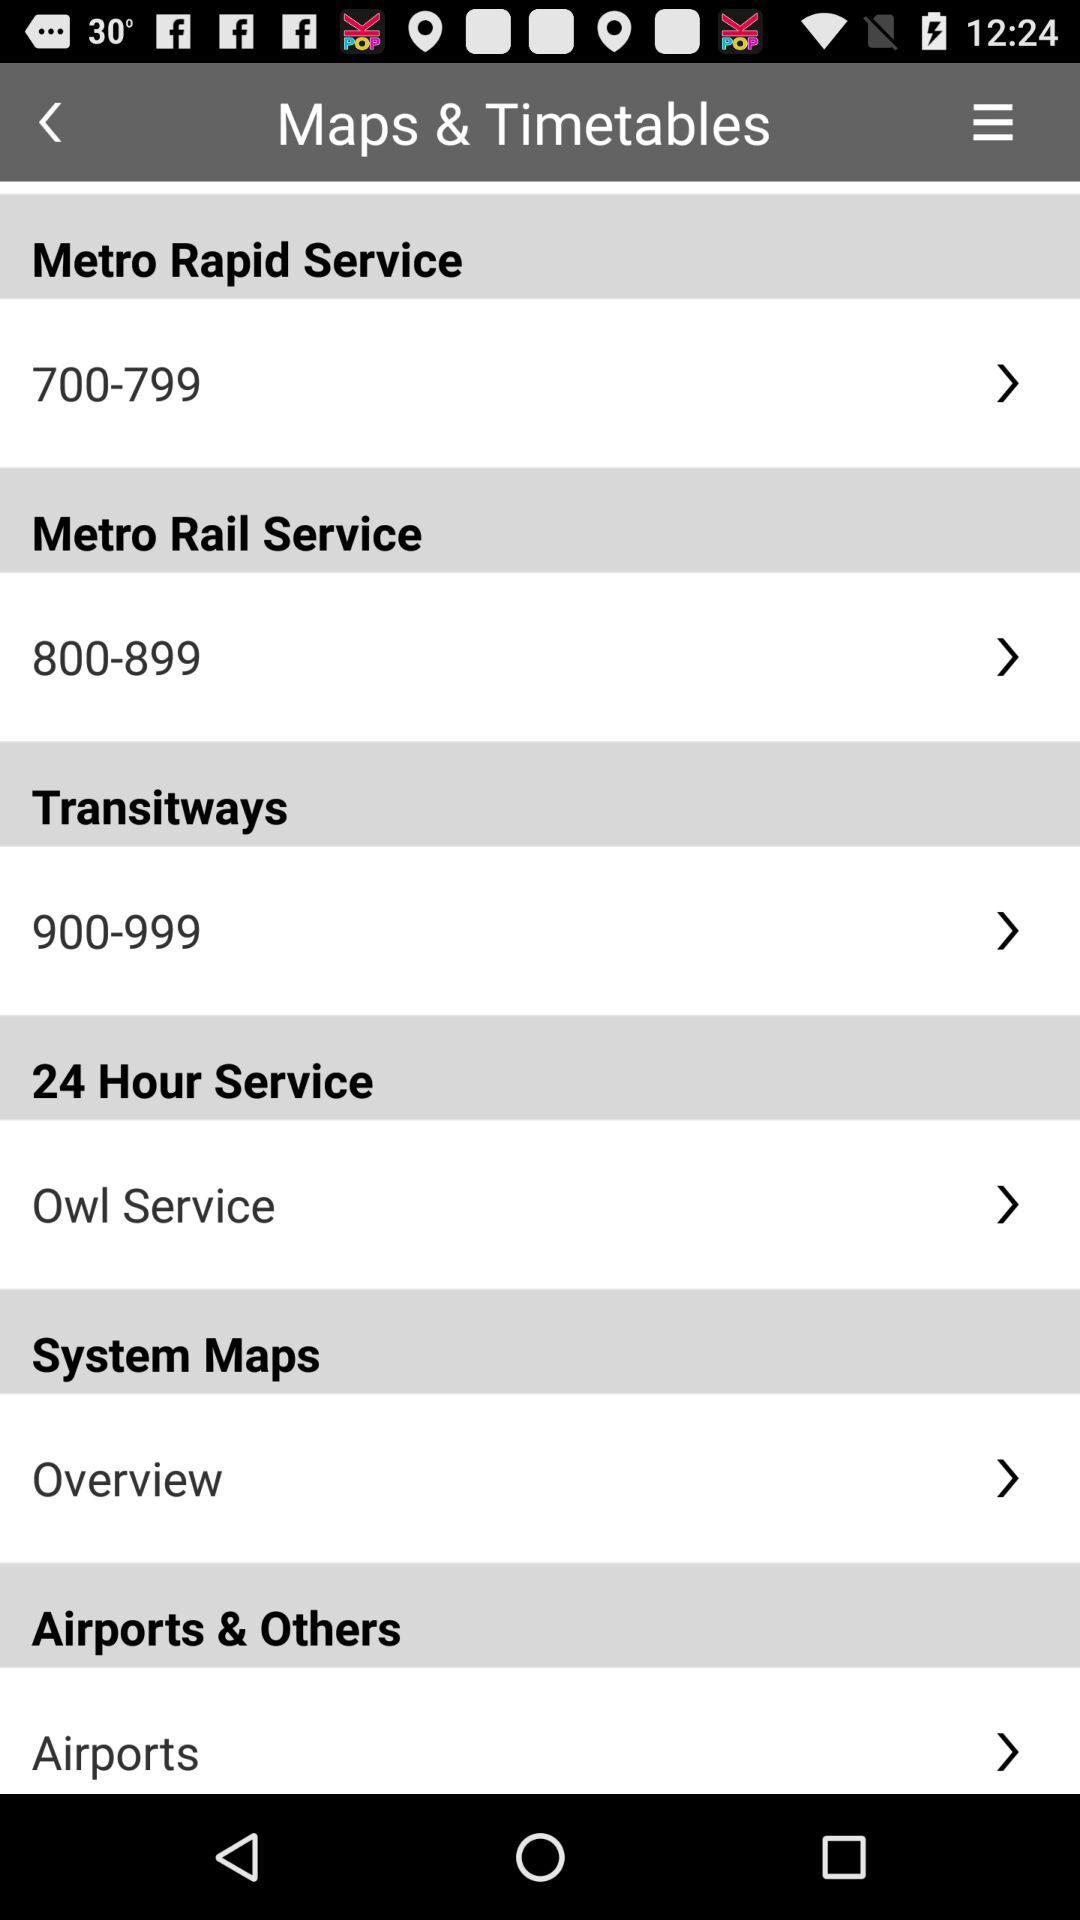  Describe the element at coordinates (495, 1477) in the screenshot. I see `overview item` at that location.